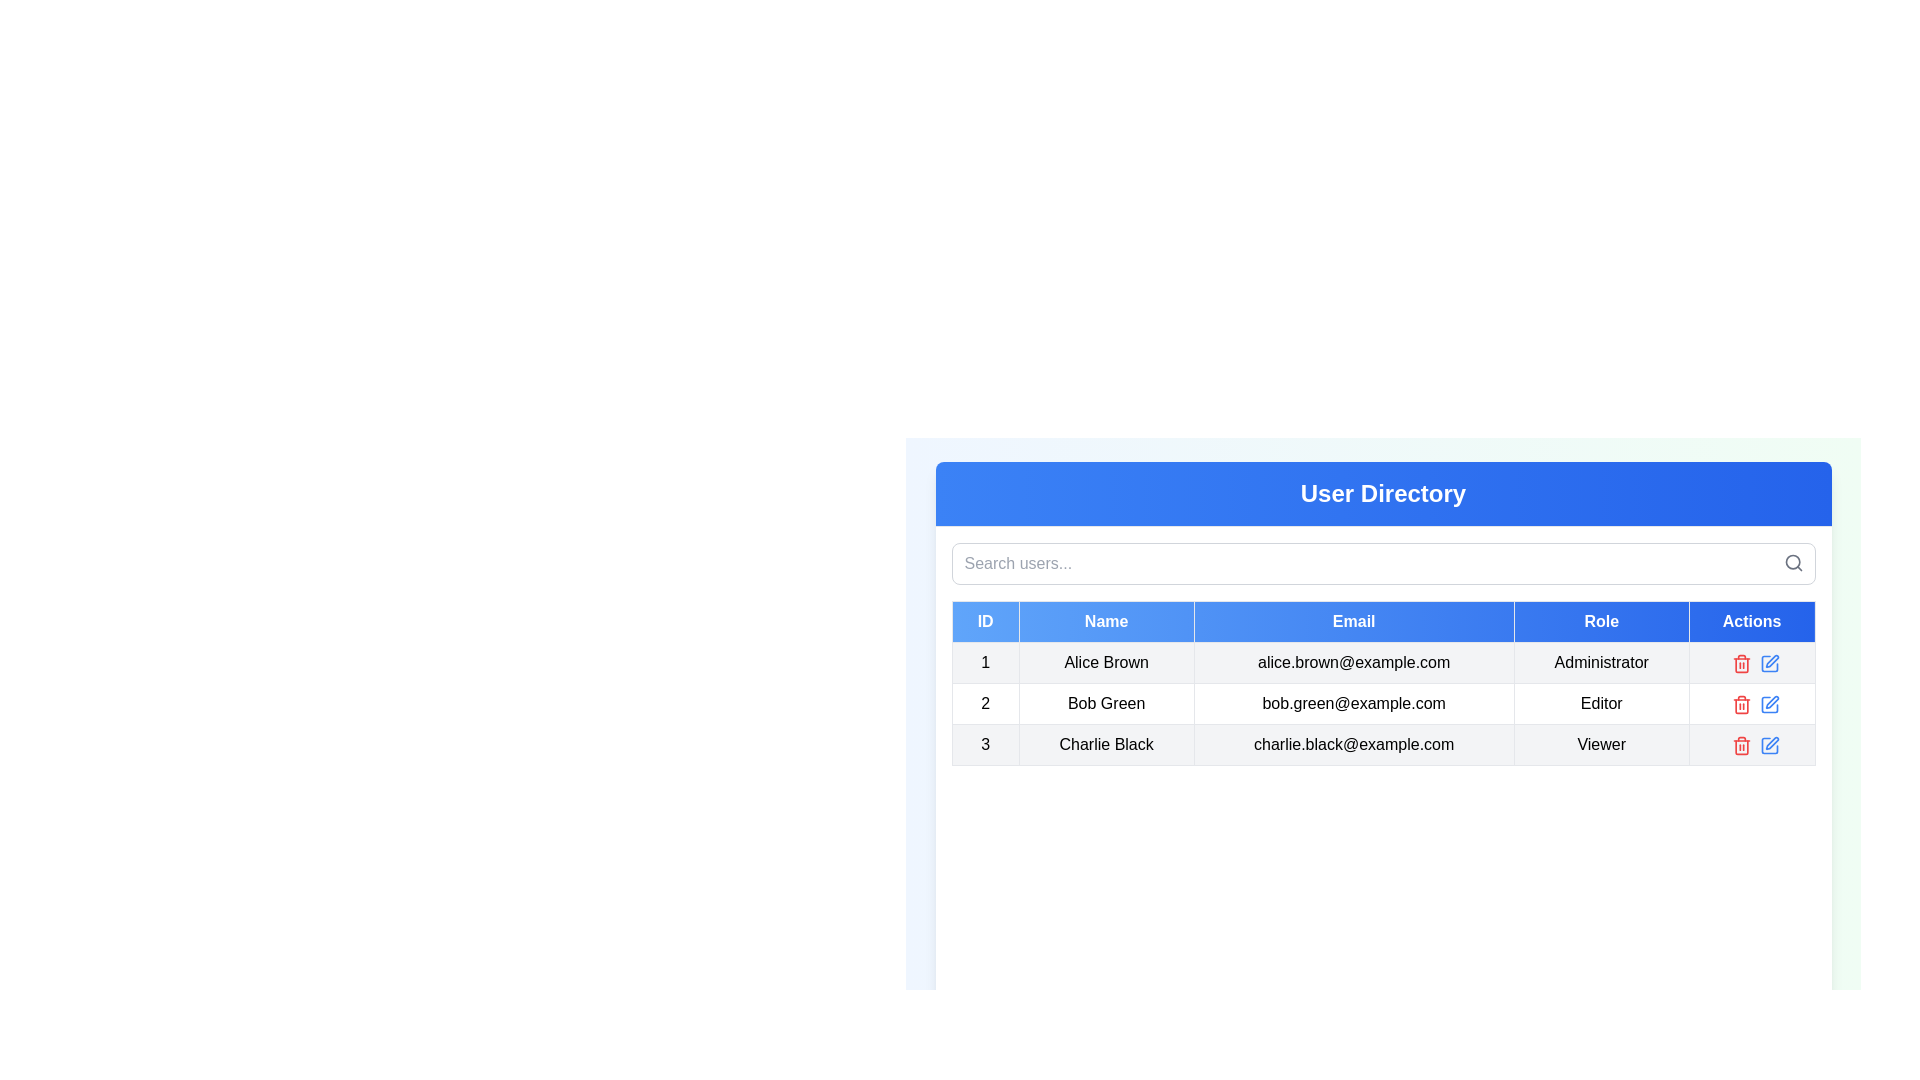 The width and height of the screenshot is (1920, 1080). Describe the element at coordinates (1770, 745) in the screenshot. I see `the edit icon button located in the Actions column of the last row for 'Charlie Black' in the User Directory table to modify his details` at that location.